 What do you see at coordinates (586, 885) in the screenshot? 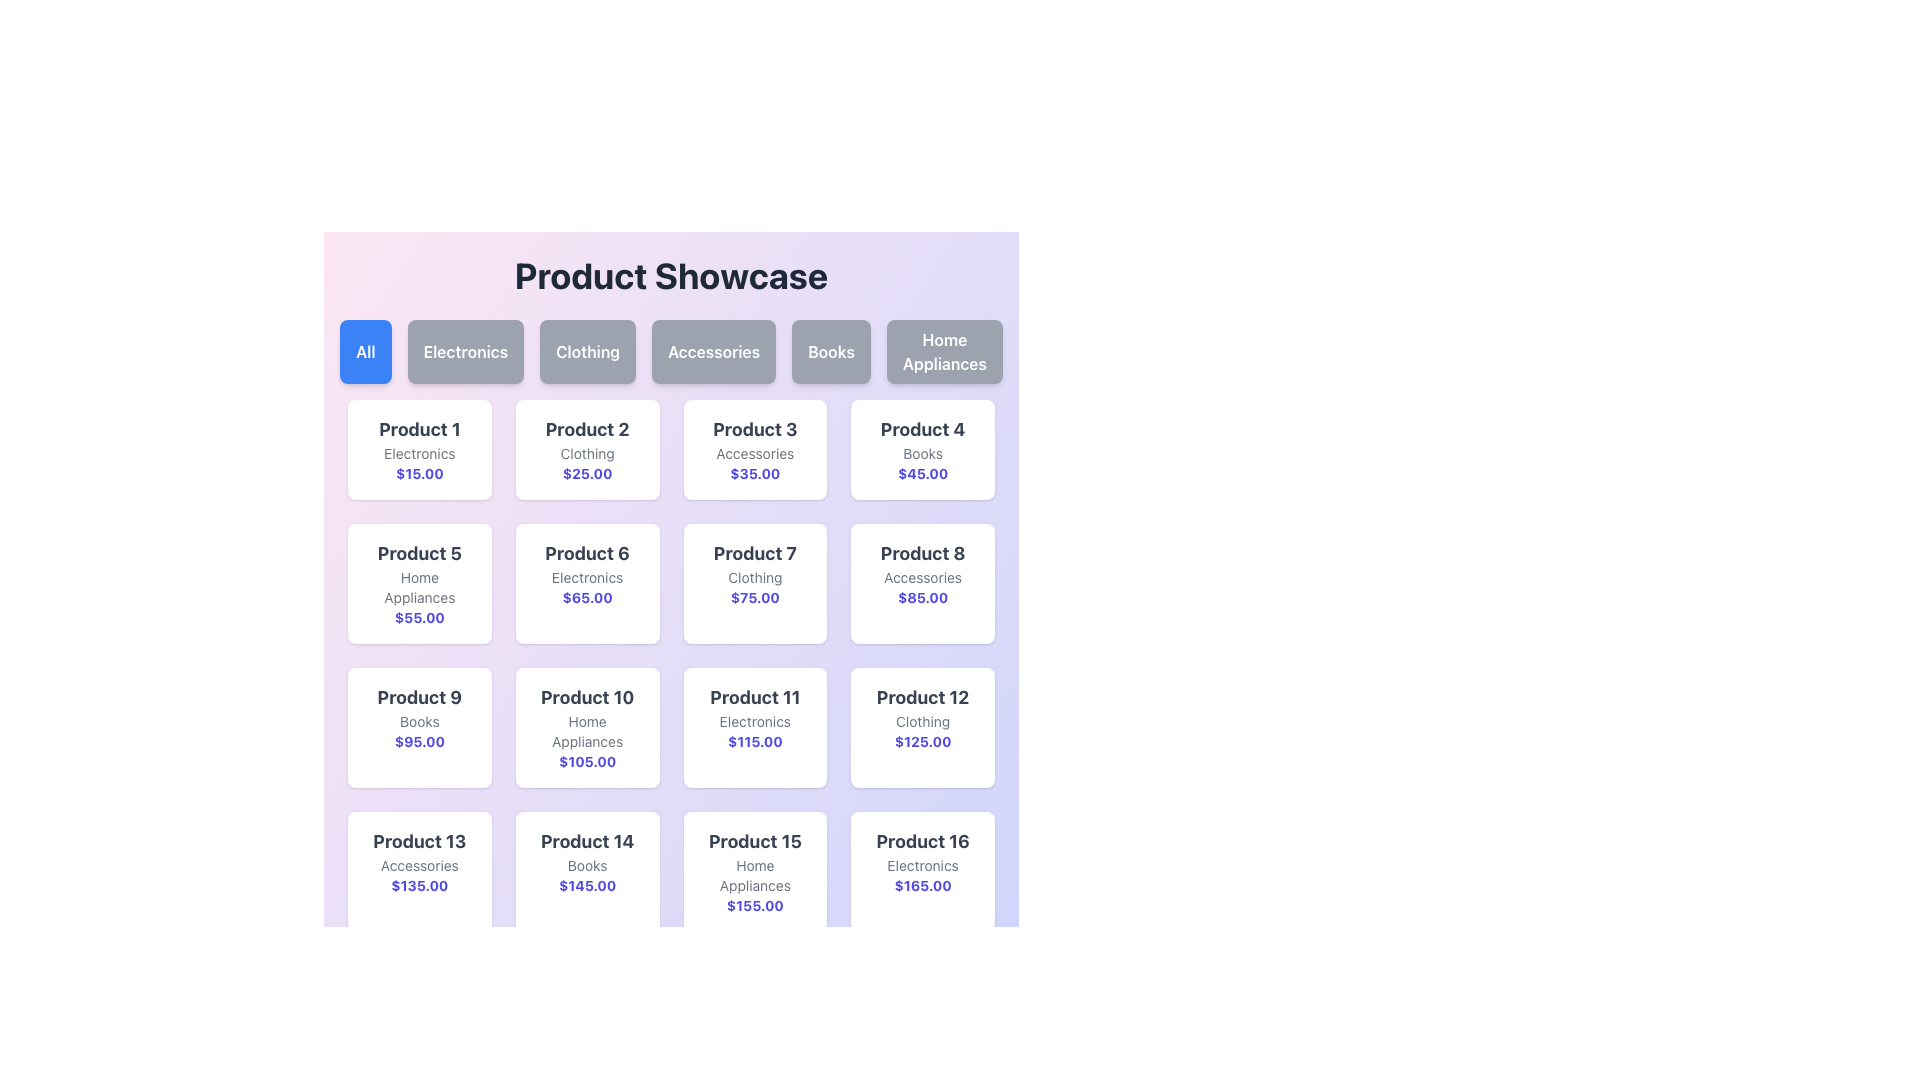
I see `price text of the product displayed in the card labeled 'Product 14', which is located at the bottom of the card under the label 'Books'` at bounding box center [586, 885].